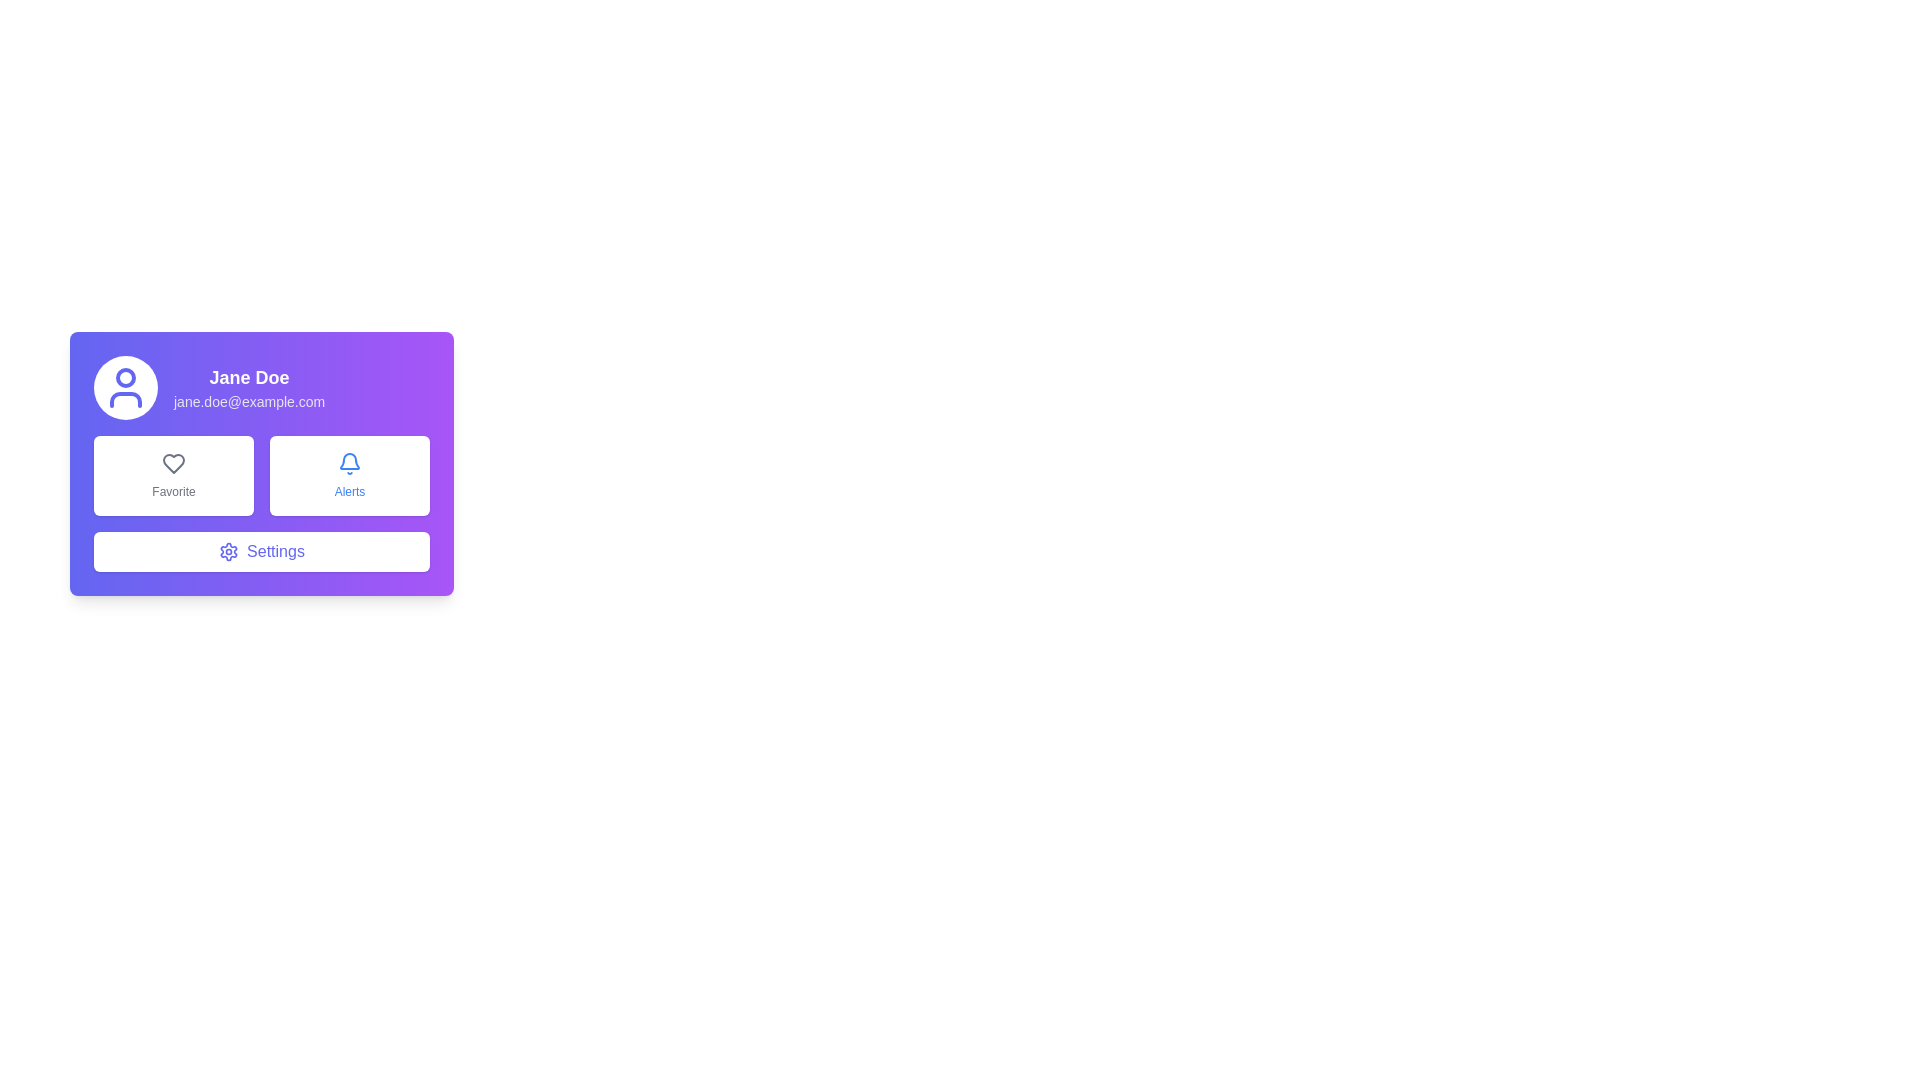 This screenshot has height=1080, width=1920. What do you see at coordinates (350, 463) in the screenshot?
I see `the bell icon with a notification badge indicating three unread notifications, located in the second box of the second row in the main content area labeled 'Alerts'` at bounding box center [350, 463].